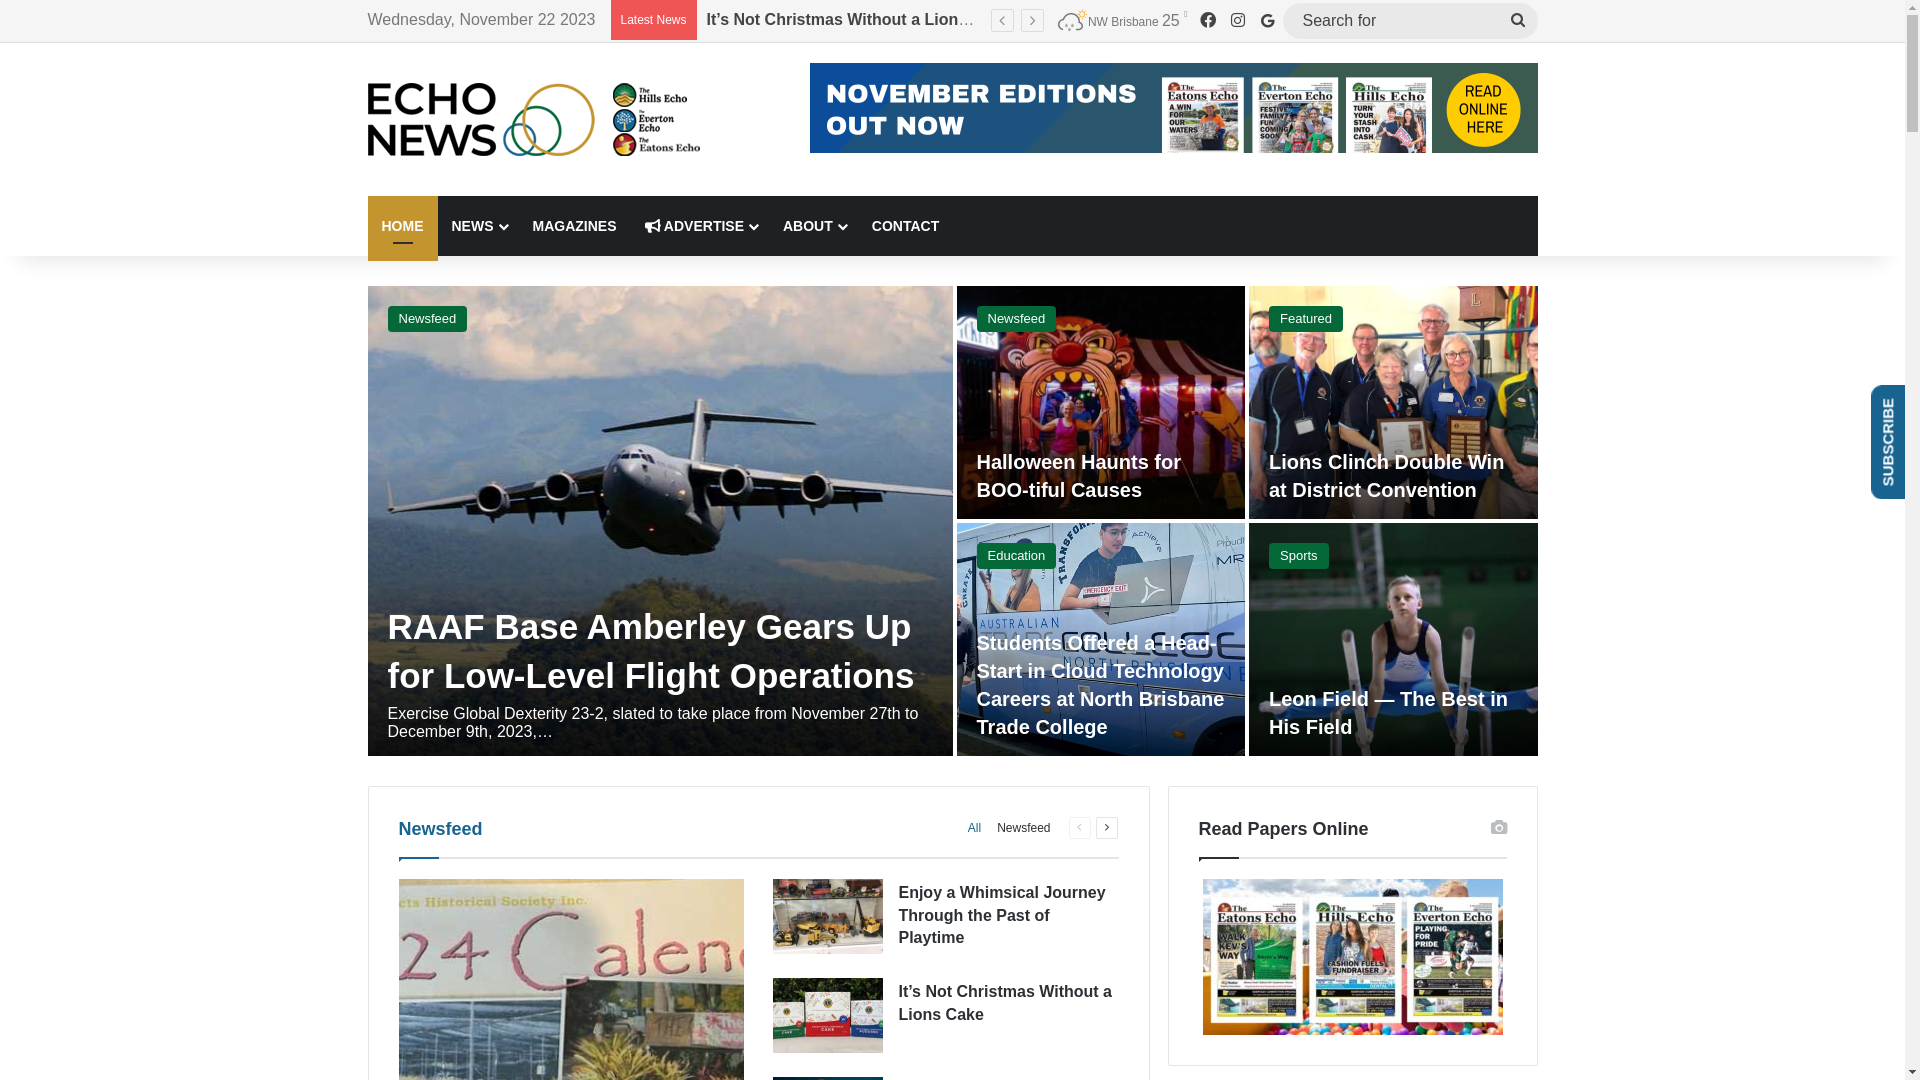  What do you see at coordinates (1305, 318) in the screenshot?
I see `'Featured'` at bounding box center [1305, 318].